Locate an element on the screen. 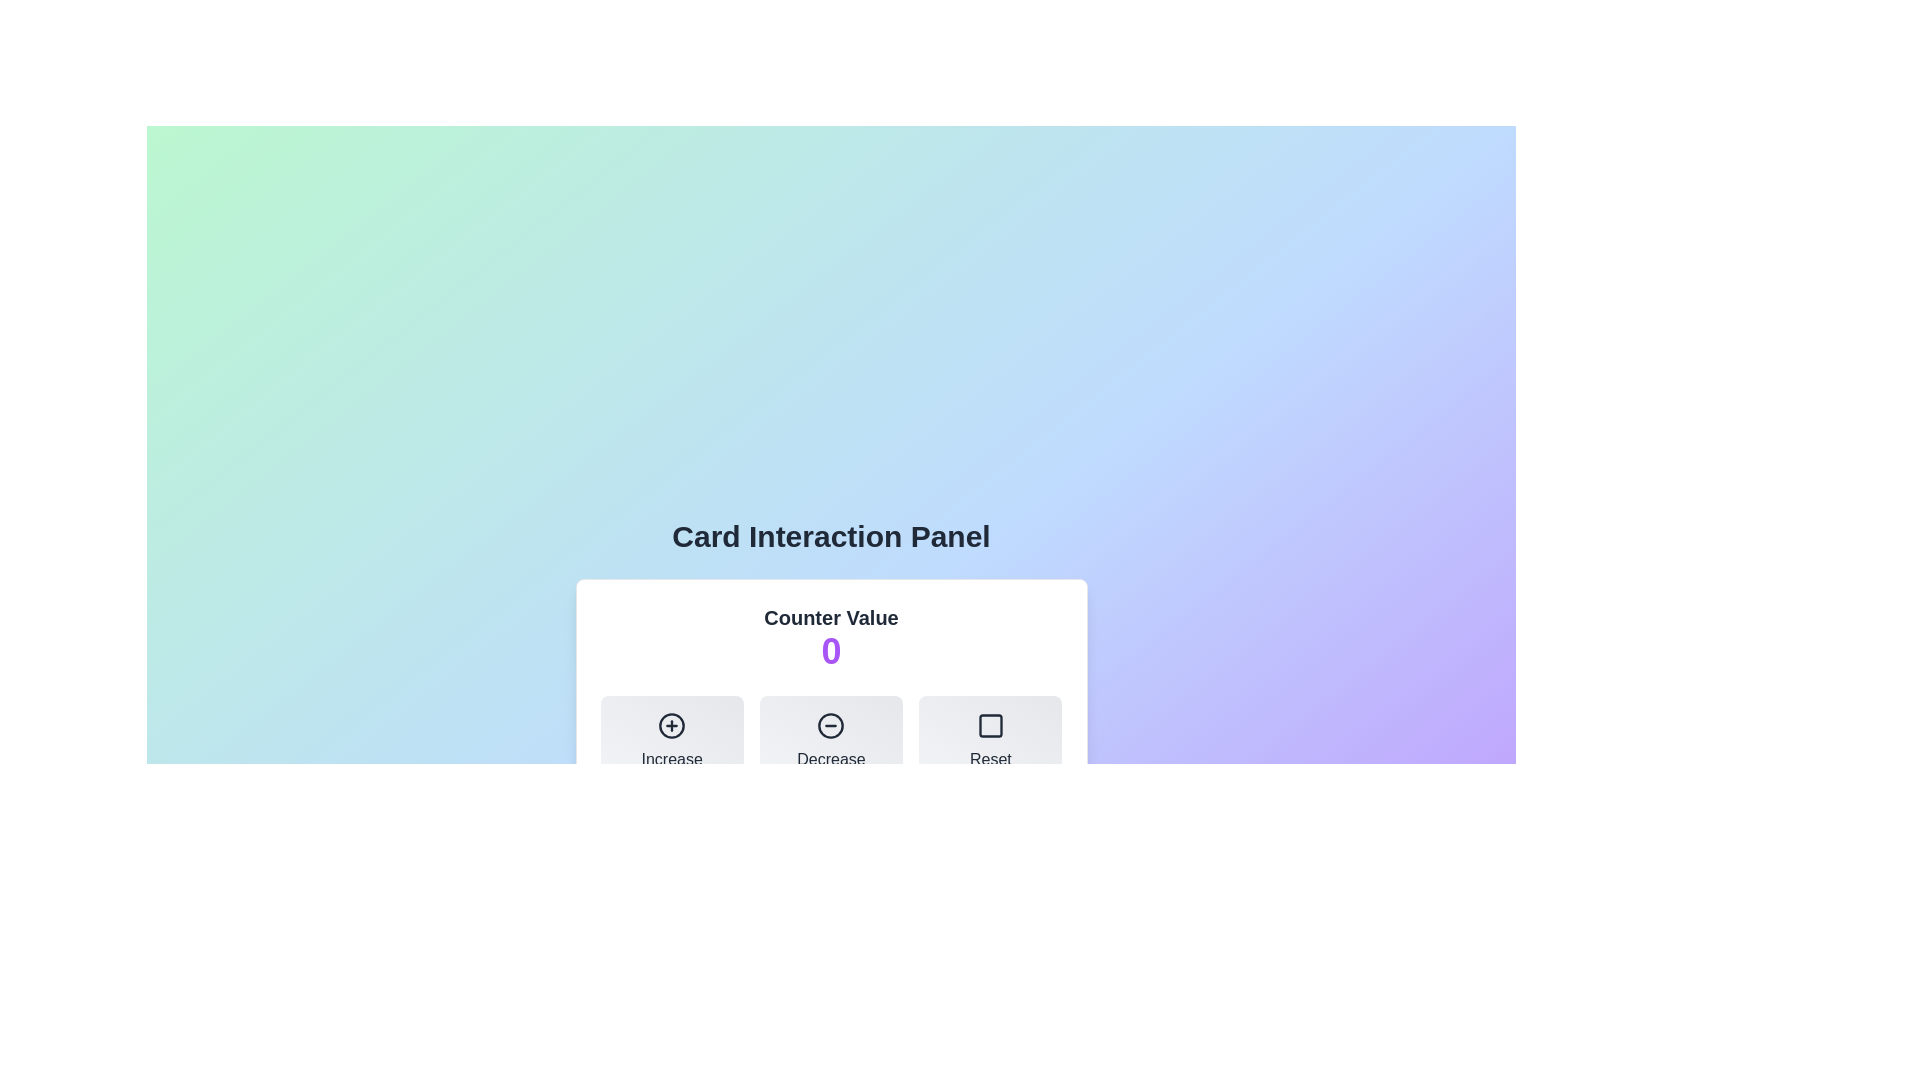  the bold, large-sized numeral '0' styled in purple, which is centrally located within a card-style interface beneath the 'Counter Value' text is located at coordinates (831, 651).